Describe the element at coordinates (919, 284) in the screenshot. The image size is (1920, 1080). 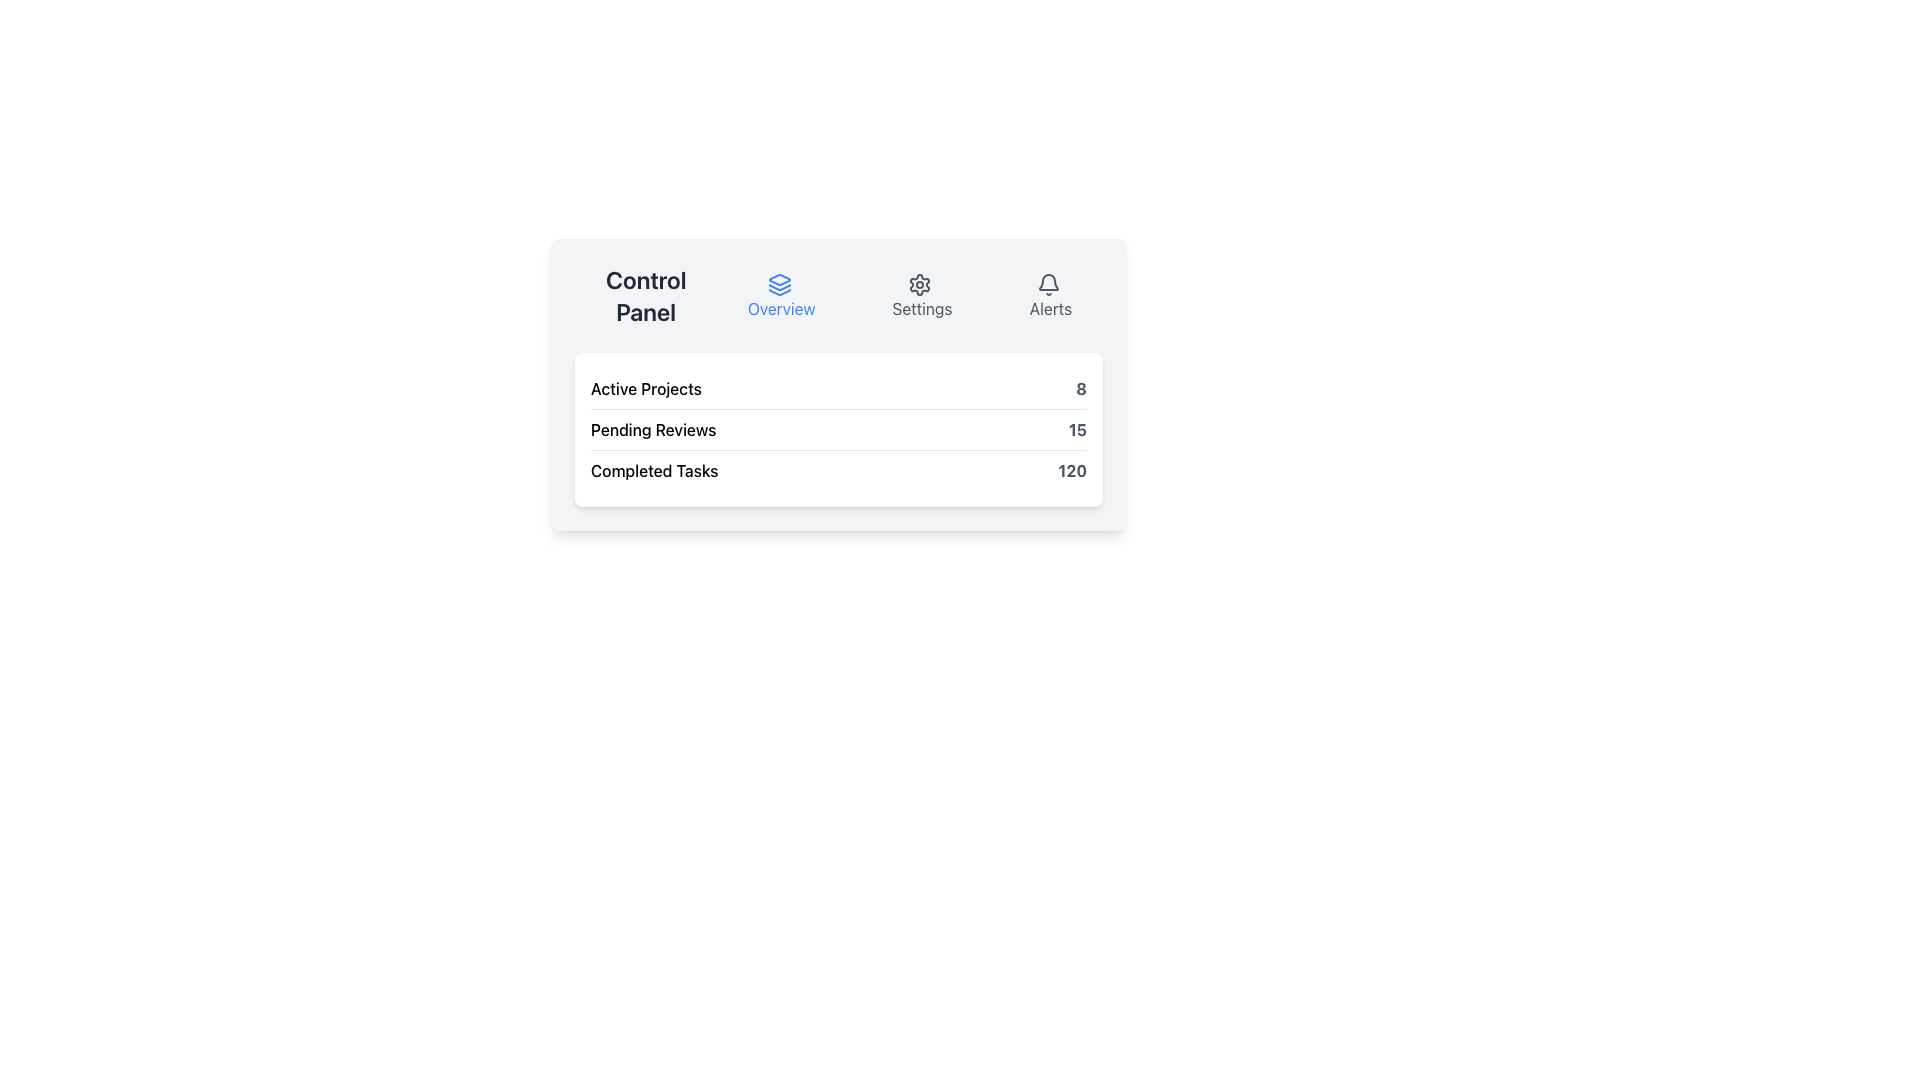
I see `the settings icon located in the top menu bar` at that location.